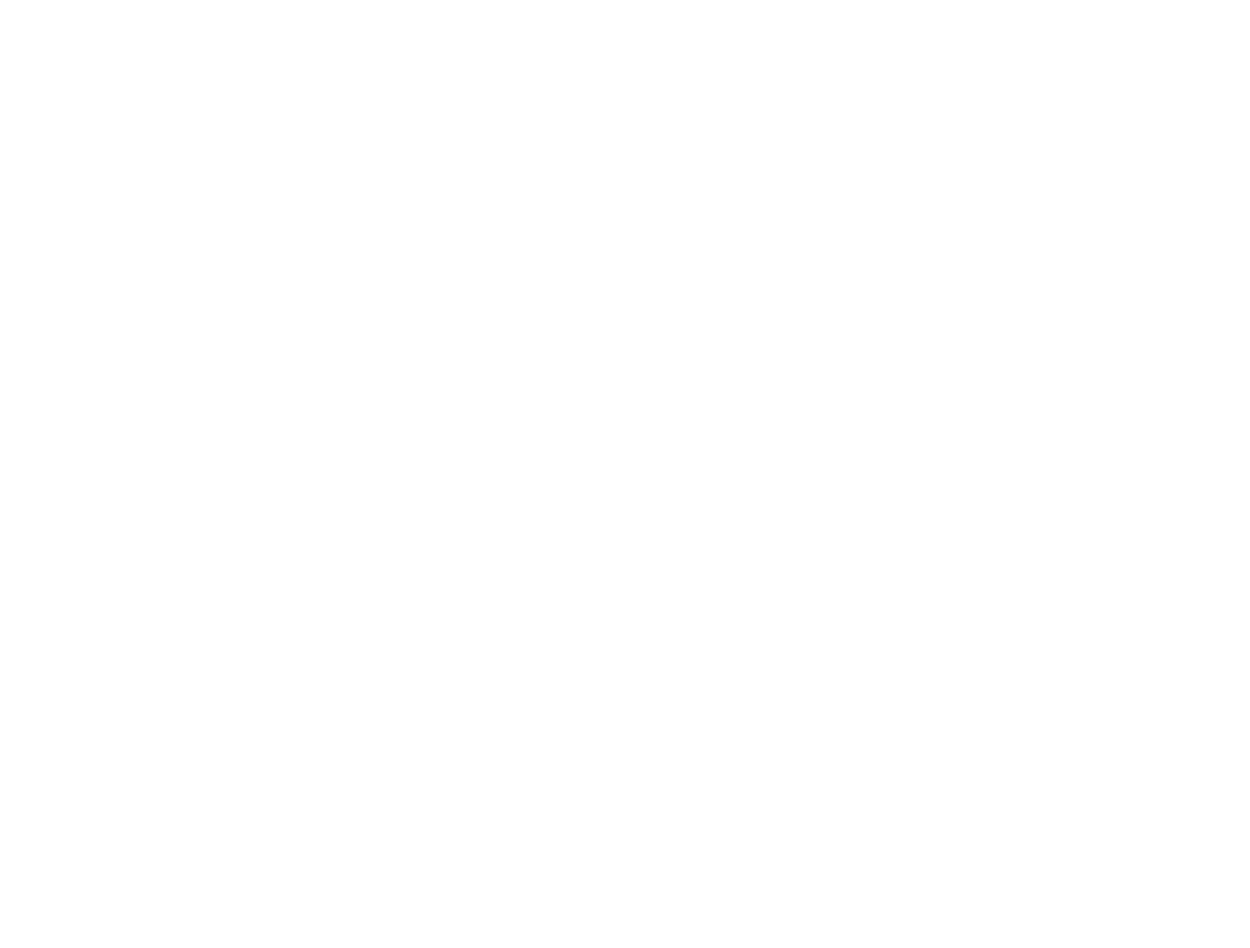 This screenshot has width=1250, height=948. Describe the element at coordinates (538, 833) in the screenshot. I see `'Holistic relaxation'` at that location.